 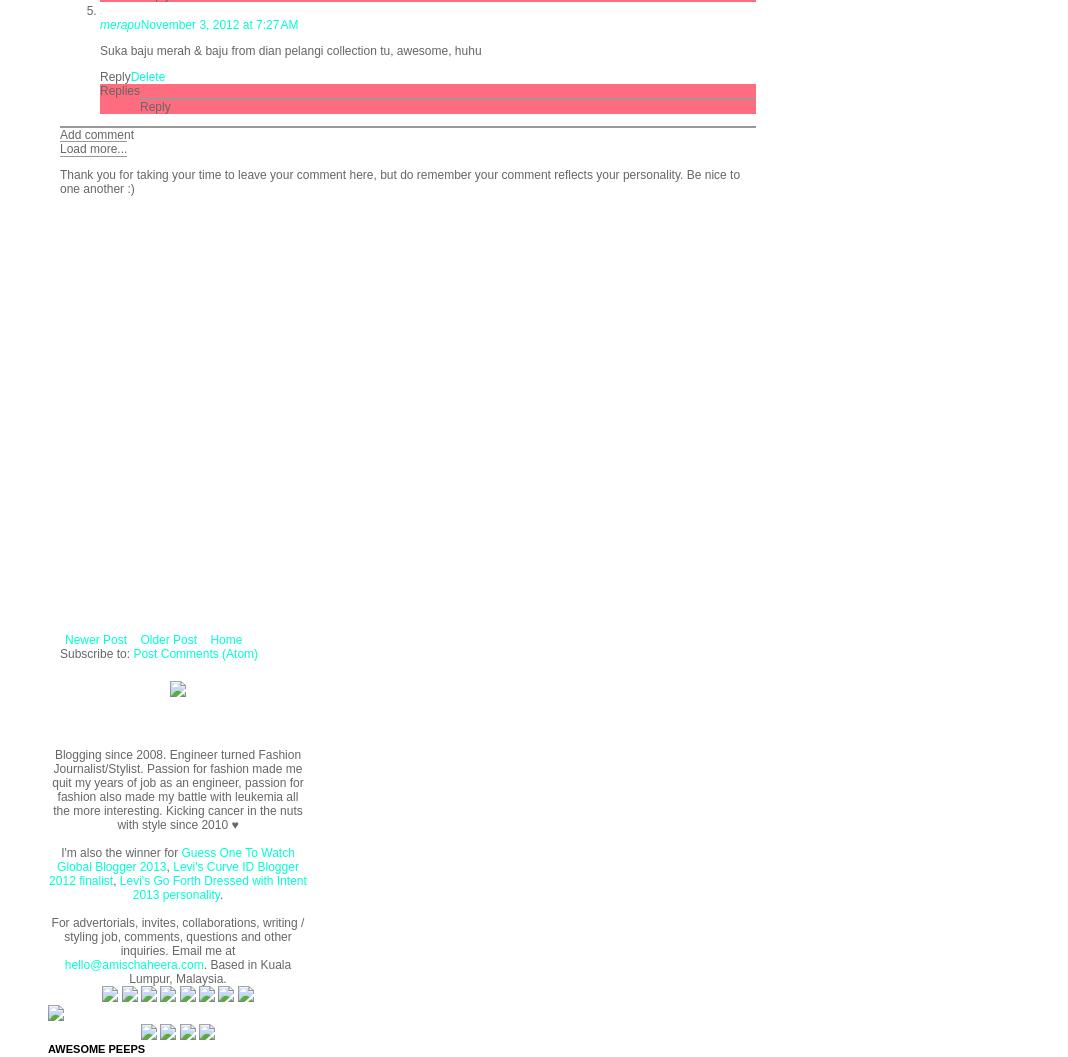 I want to click on 'Levi's Curve ID Blogger 2012 finalist', so click(x=173, y=871).